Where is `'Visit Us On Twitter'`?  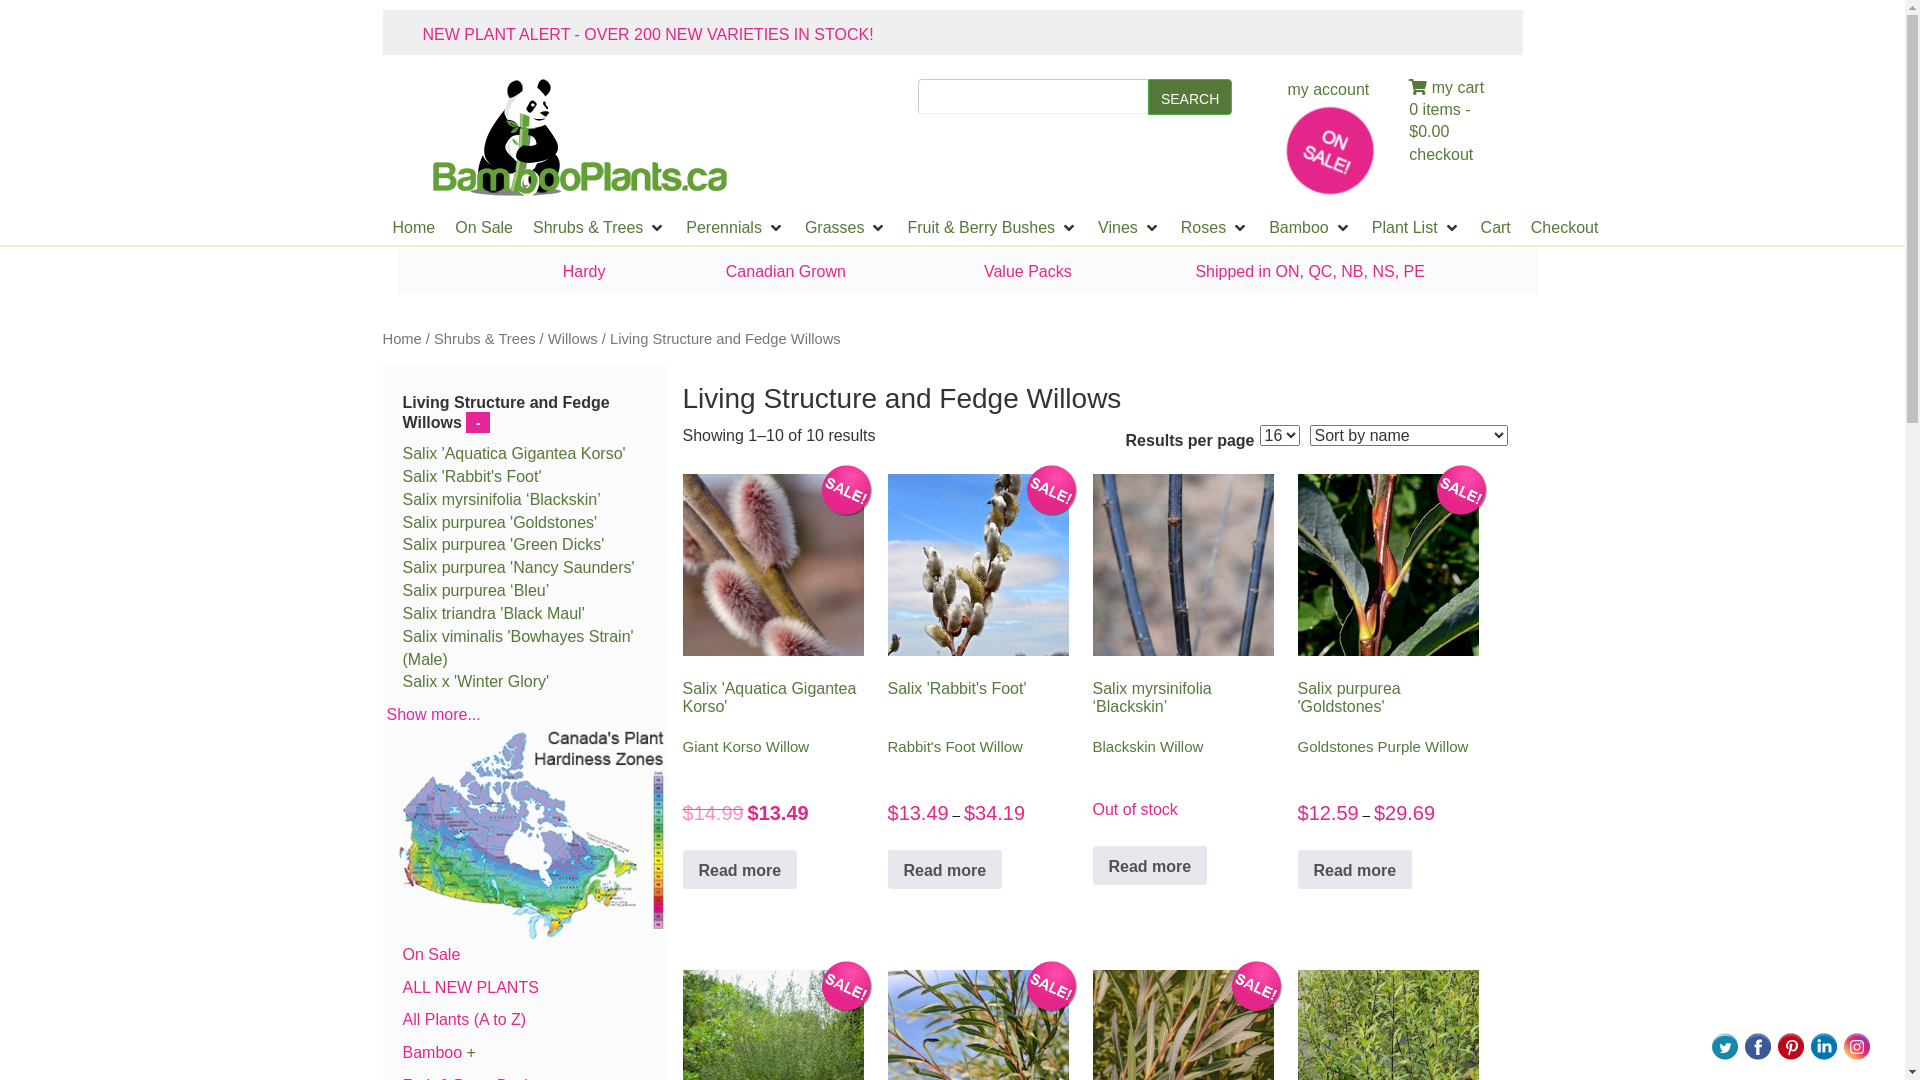 'Visit Us On Twitter' is located at coordinates (1723, 1043).